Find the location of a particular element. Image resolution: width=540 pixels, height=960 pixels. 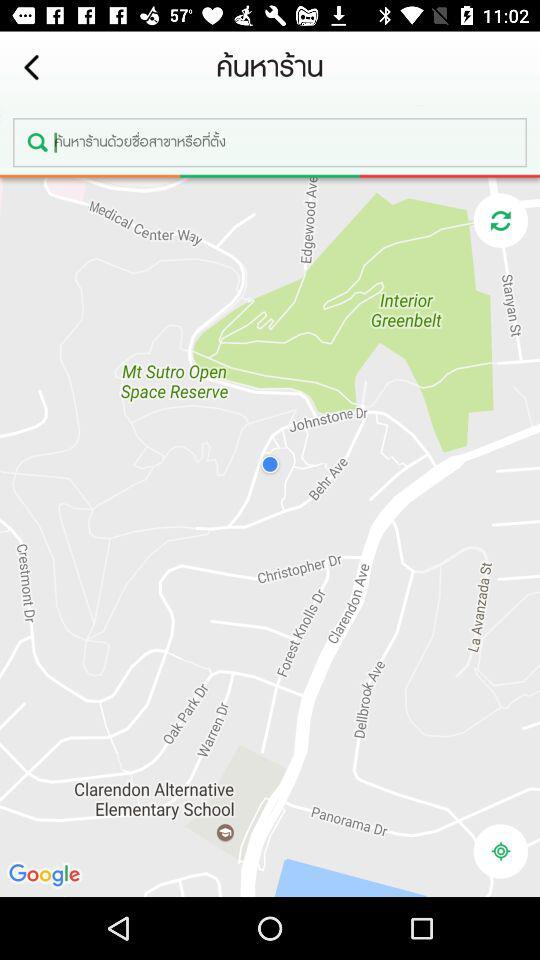

search location is located at coordinates (270, 141).